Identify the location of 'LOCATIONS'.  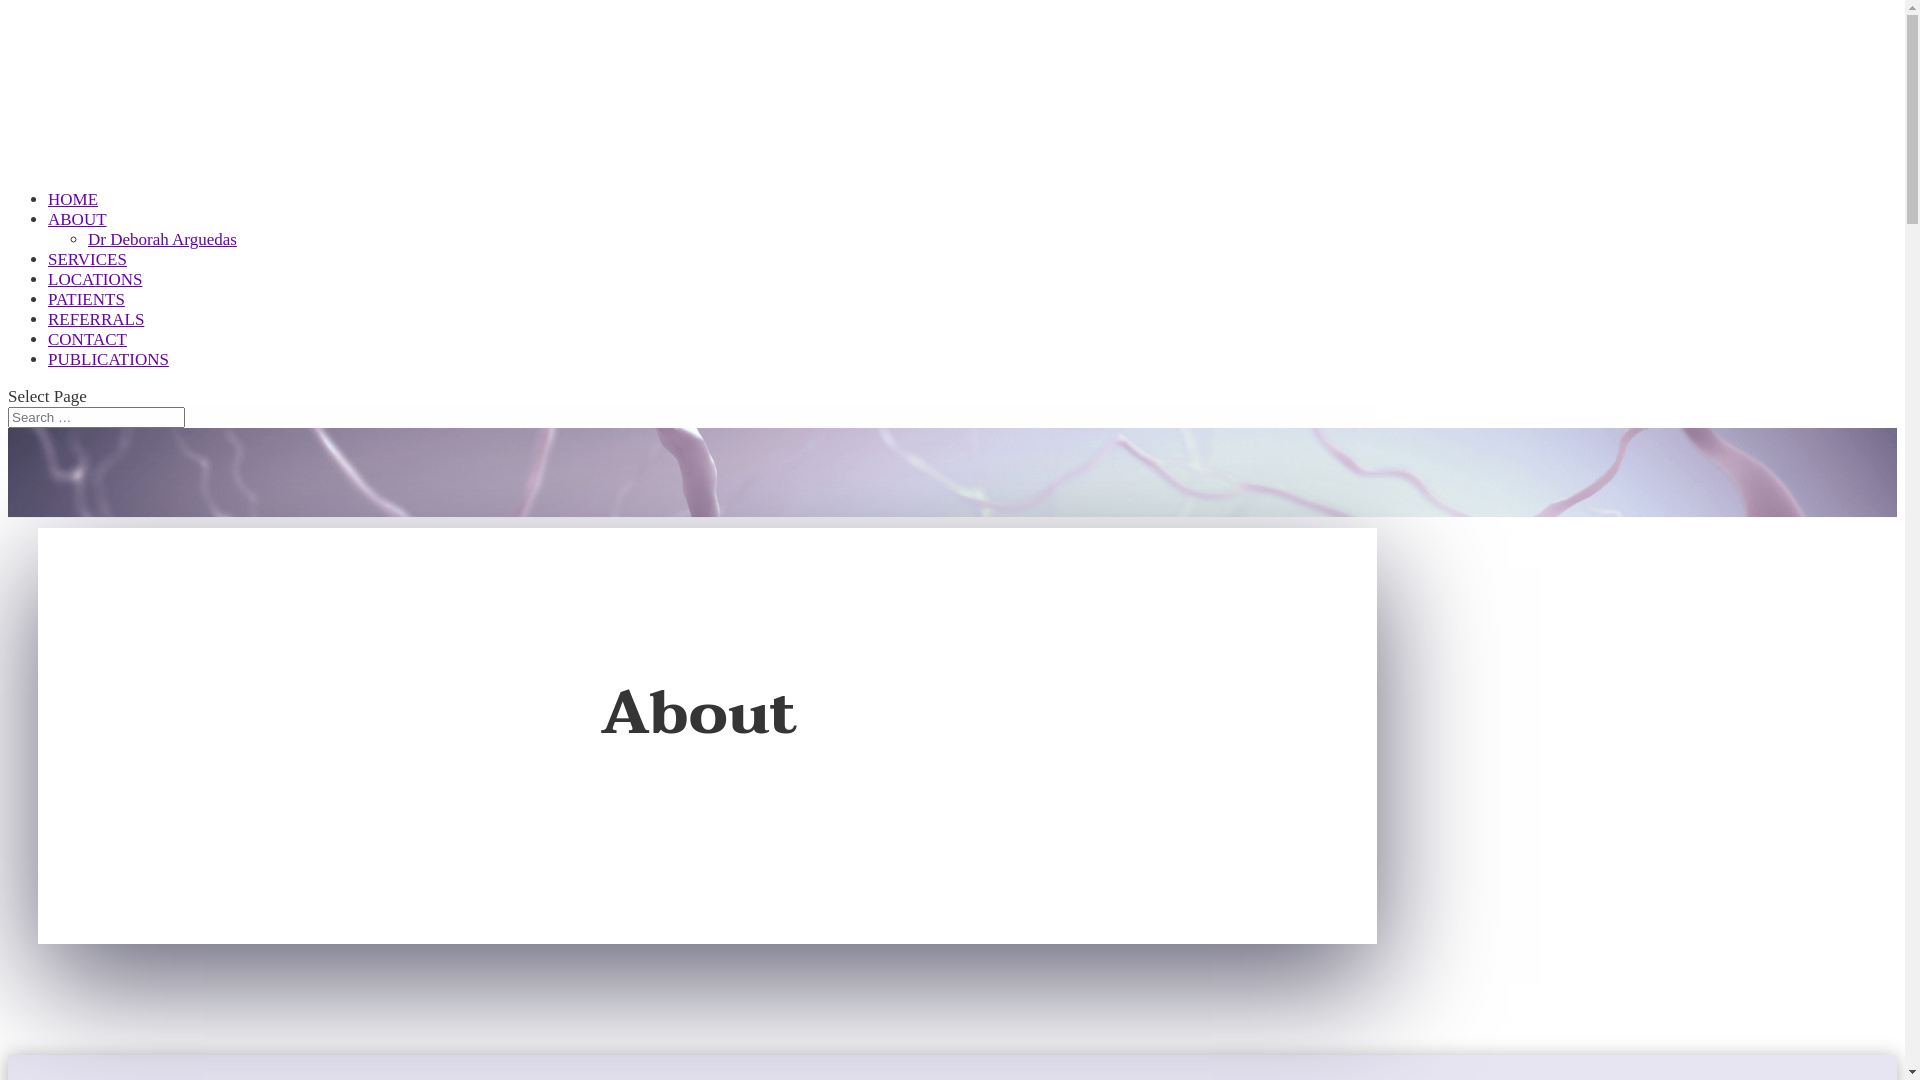
(94, 299).